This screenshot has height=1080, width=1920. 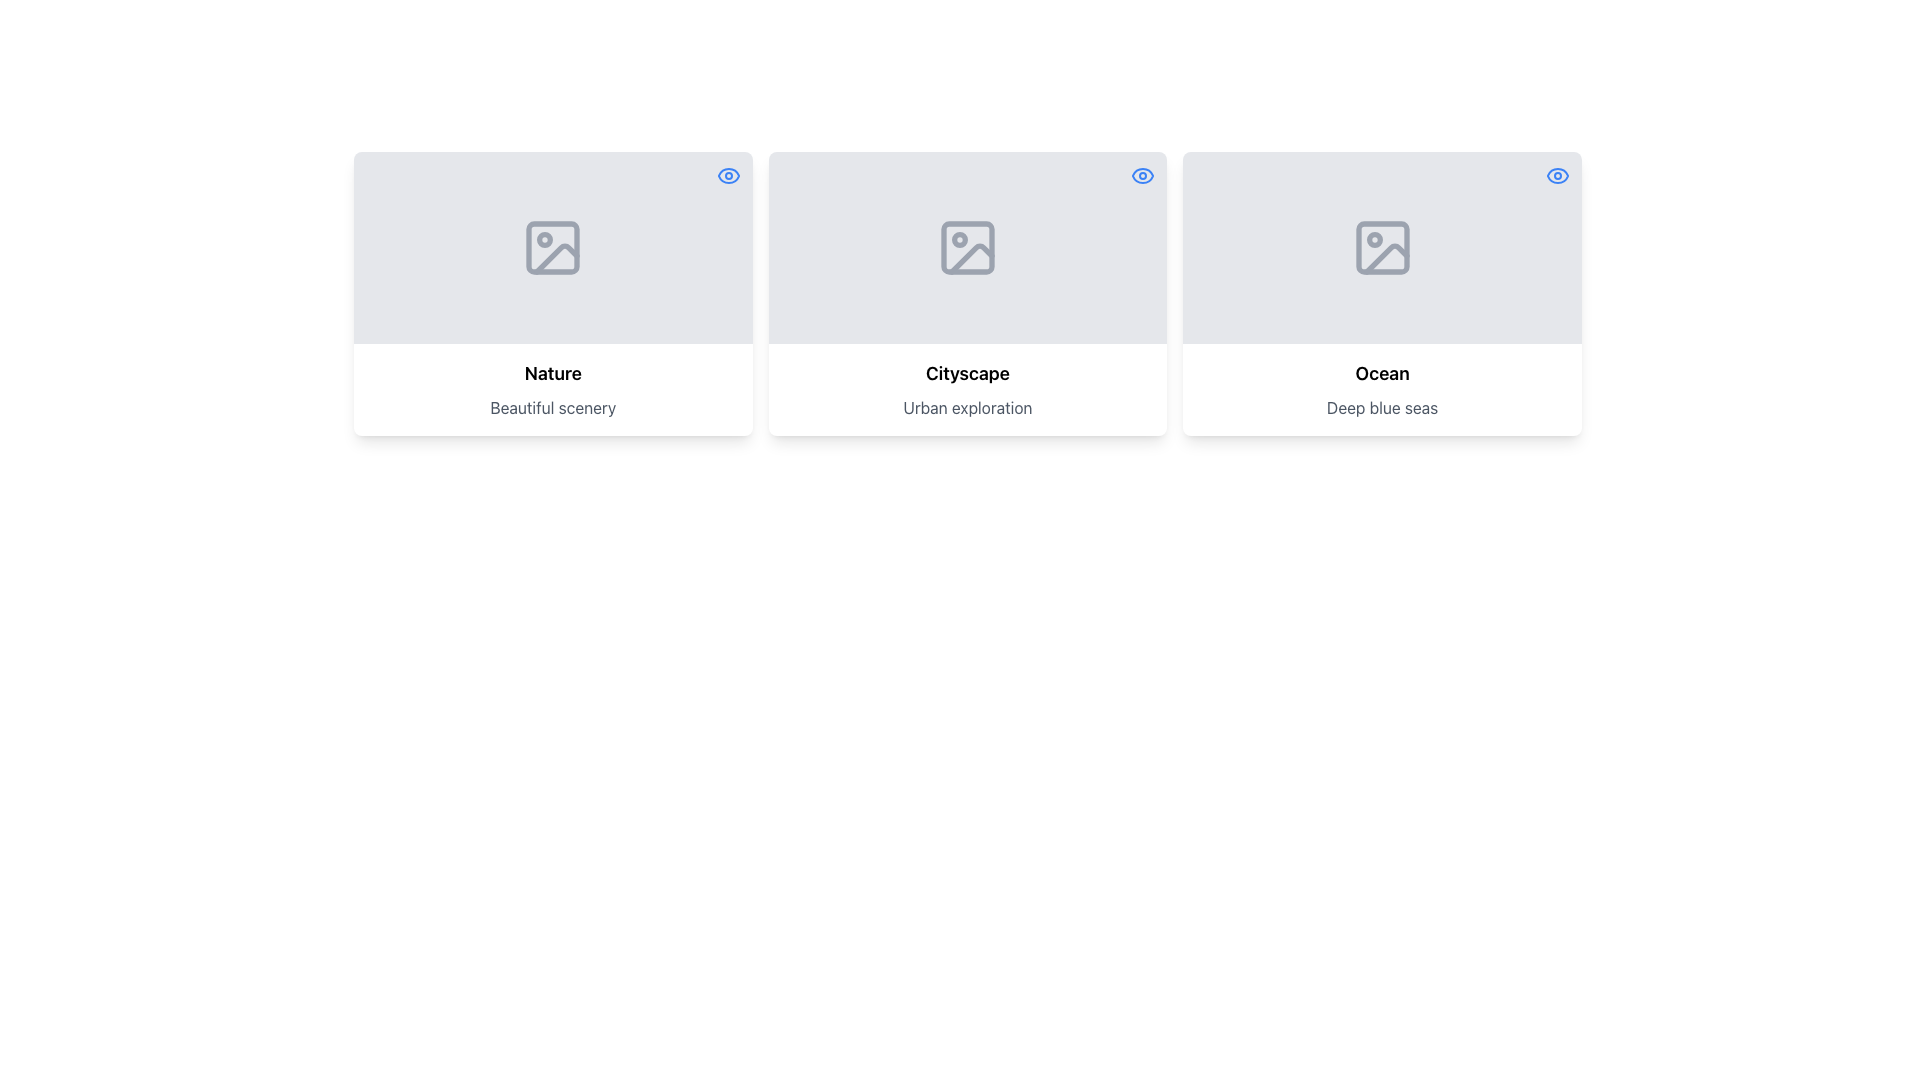 I want to click on the landscape icon element, which is styled as a diagonal line intersecting a sloped section inside a rectangular frame, located in the upper half of the left-most gray-themed card, so click(x=556, y=257).